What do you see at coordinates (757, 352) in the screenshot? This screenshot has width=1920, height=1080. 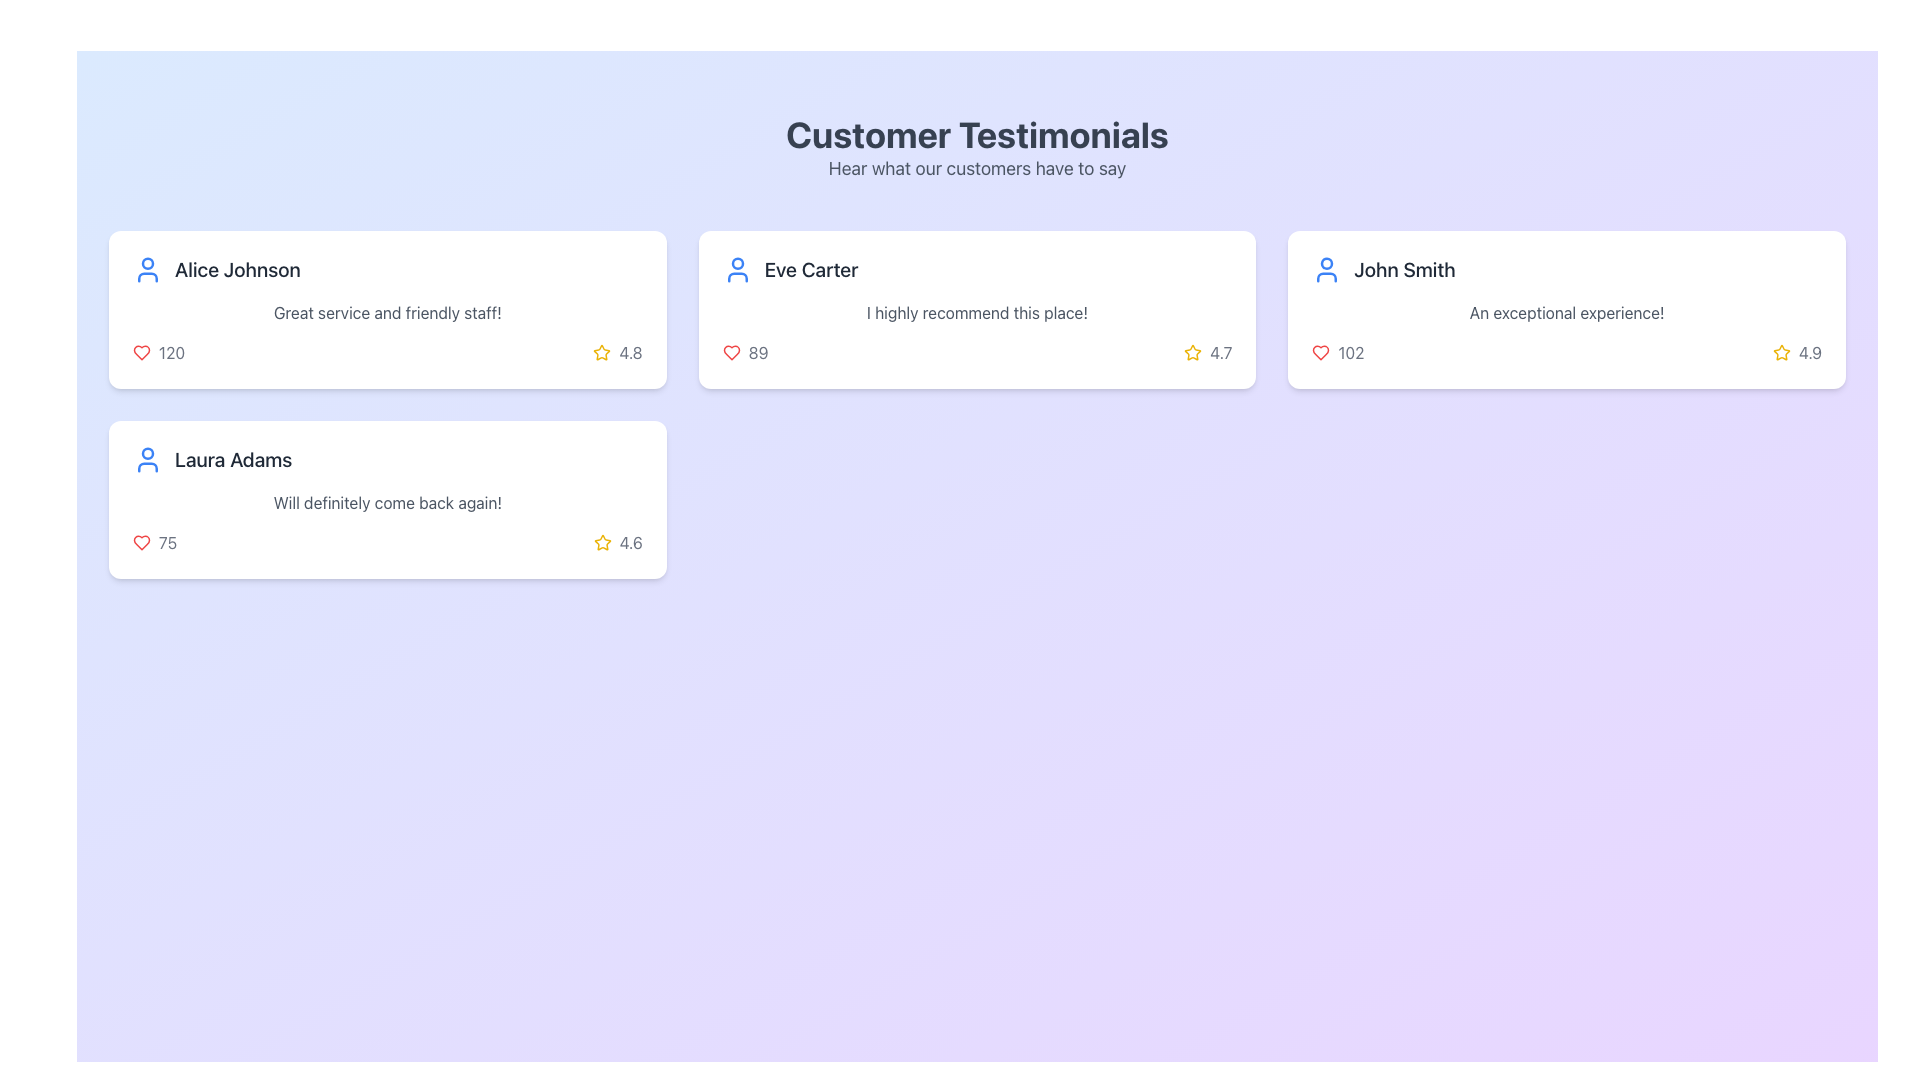 I see `text content of the likes or favorites counter located in the top-right quadrant of the card for 'Eve Carter', positioned directly to the right of a heart icon` at bounding box center [757, 352].